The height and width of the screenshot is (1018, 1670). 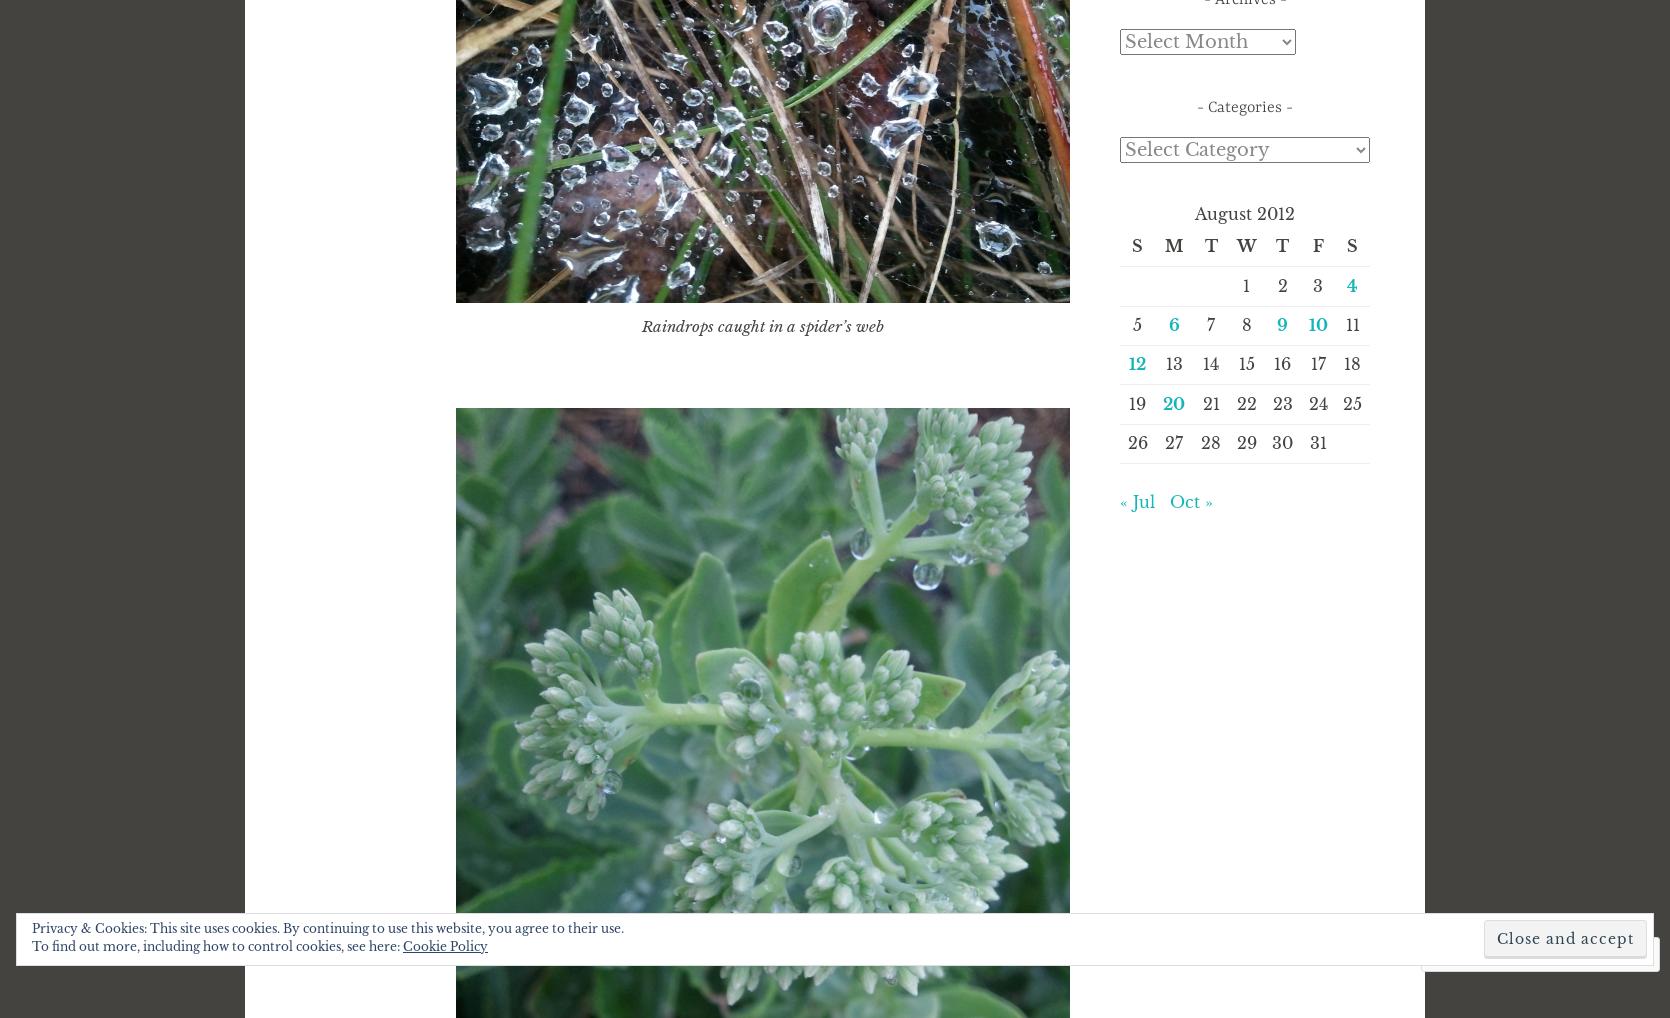 What do you see at coordinates (1237, 364) in the screenshot?
I see `'15'` at bounding box center [1237, 364].